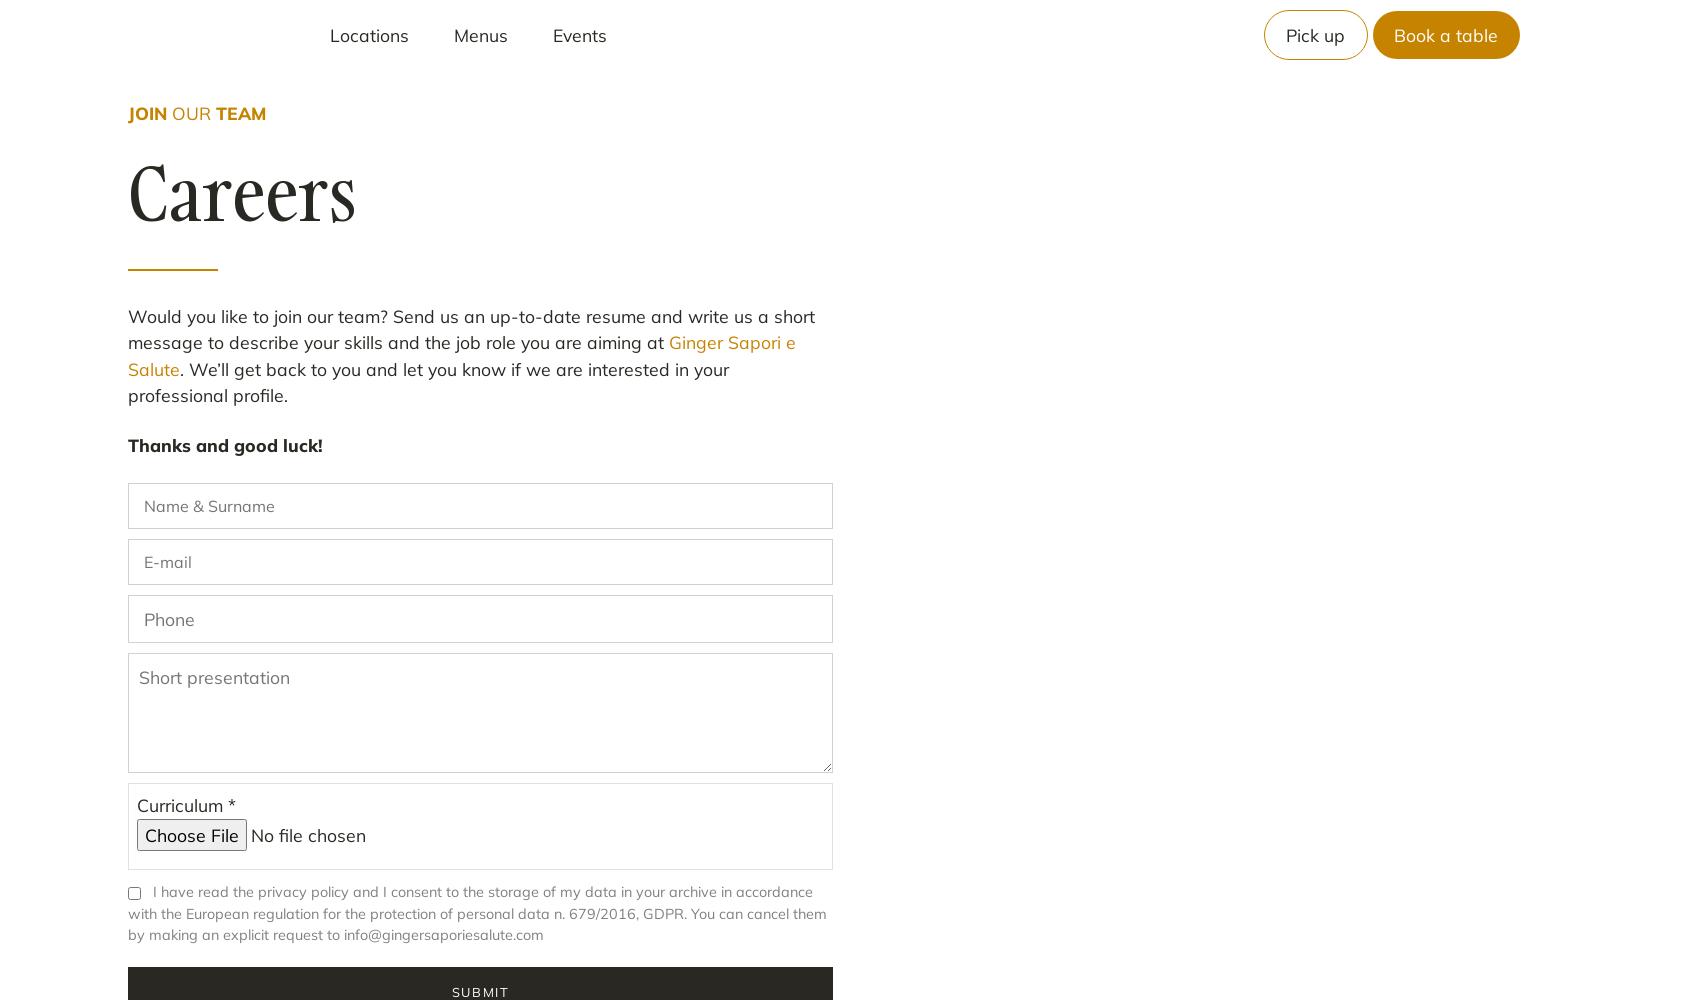  I want to click on 'Locations', so click(368, 34).